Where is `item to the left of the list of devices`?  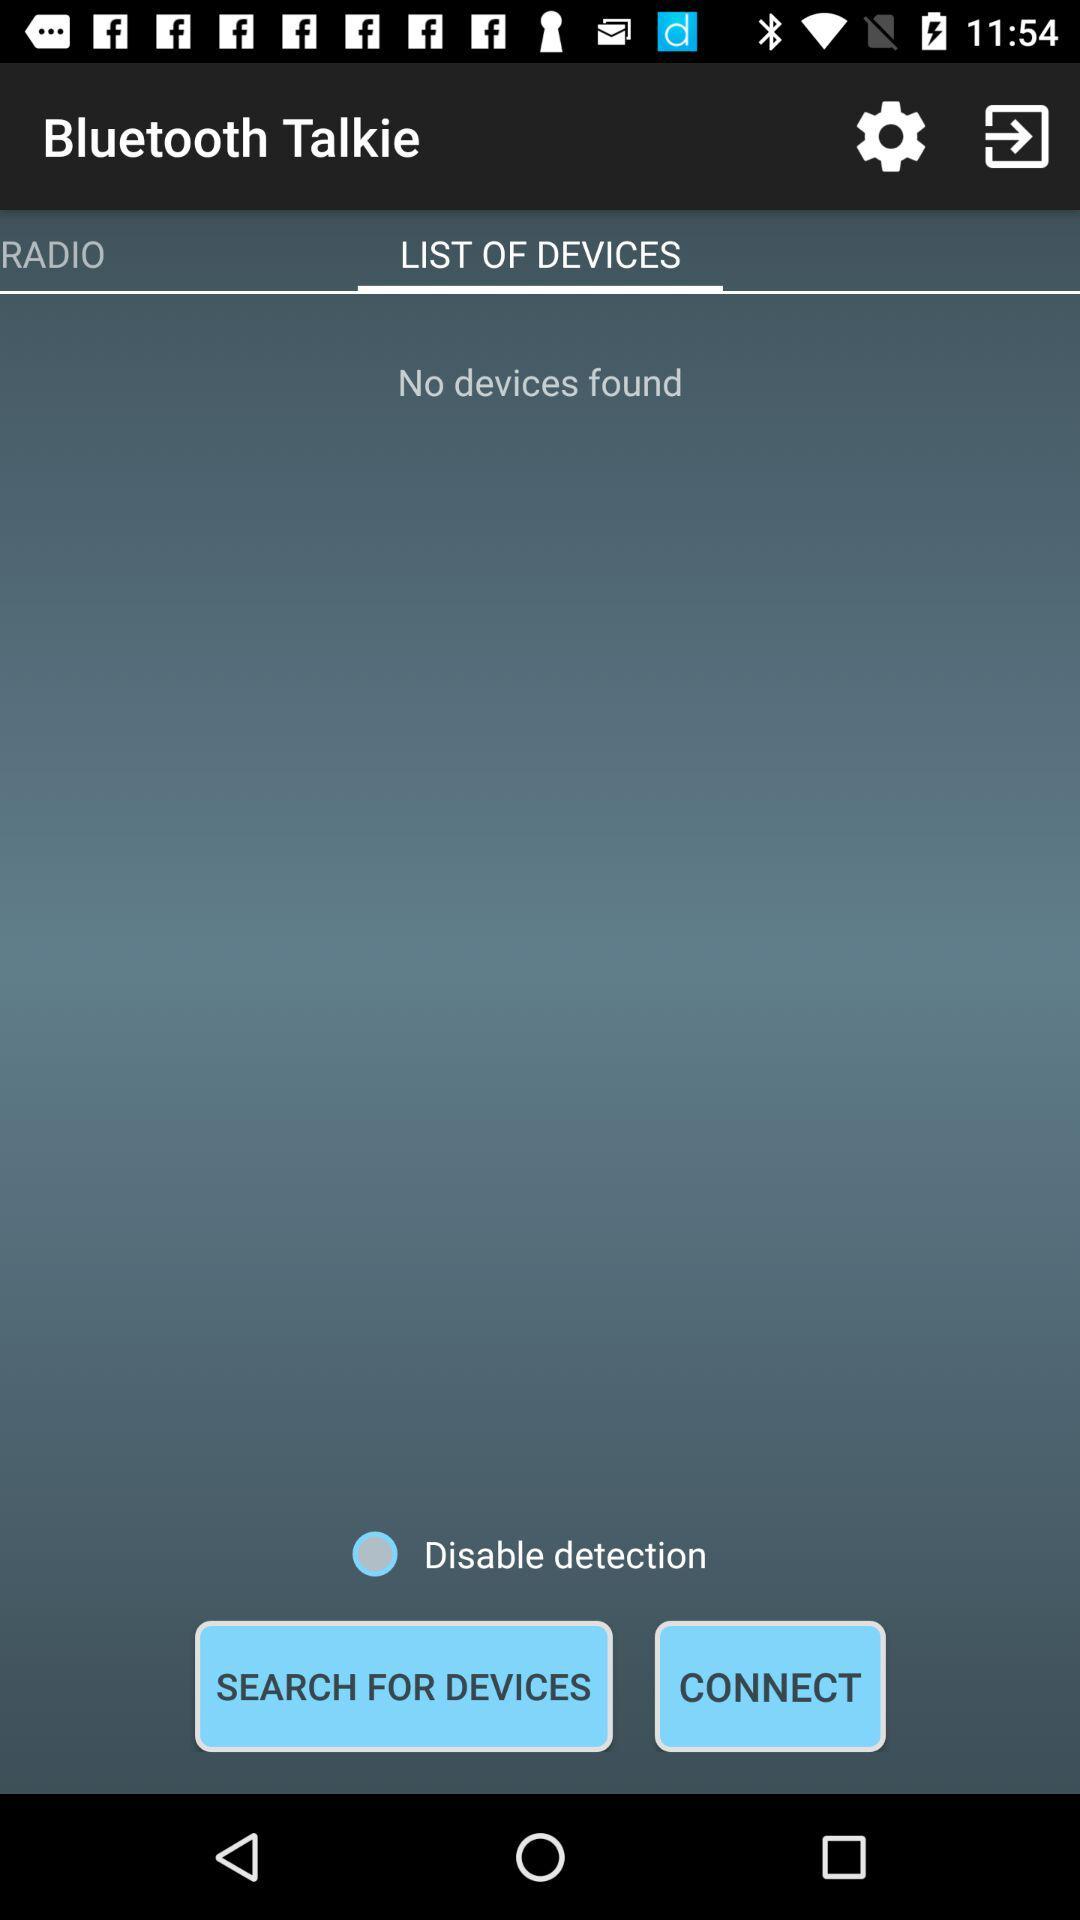 item to the left of the list of devices is located at coordinates (51, 252).